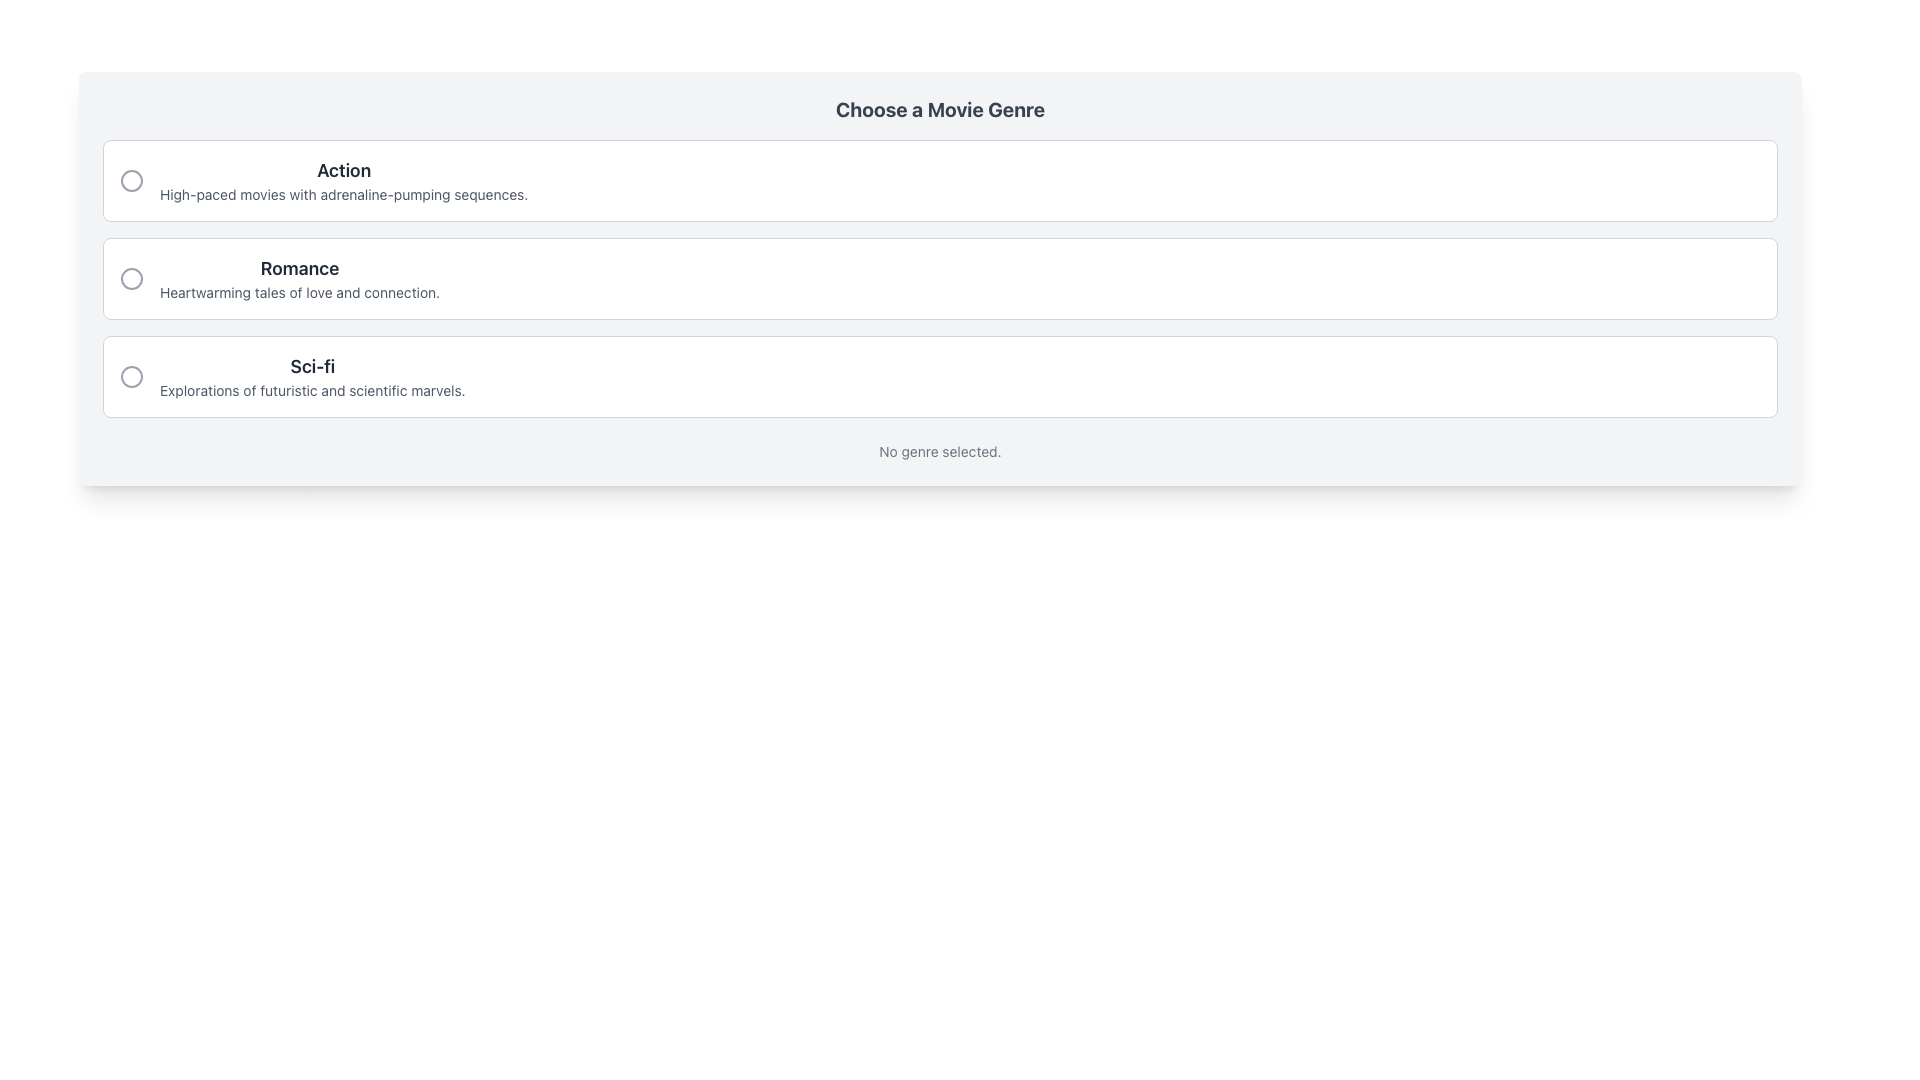 The width and height of the screenshot is (1920, 1080). Describe the element at coordinates (131, 377) in the screenshot. I see `the circular icon that indicates the selection for the 'Sci-fi' genre option` at that location.